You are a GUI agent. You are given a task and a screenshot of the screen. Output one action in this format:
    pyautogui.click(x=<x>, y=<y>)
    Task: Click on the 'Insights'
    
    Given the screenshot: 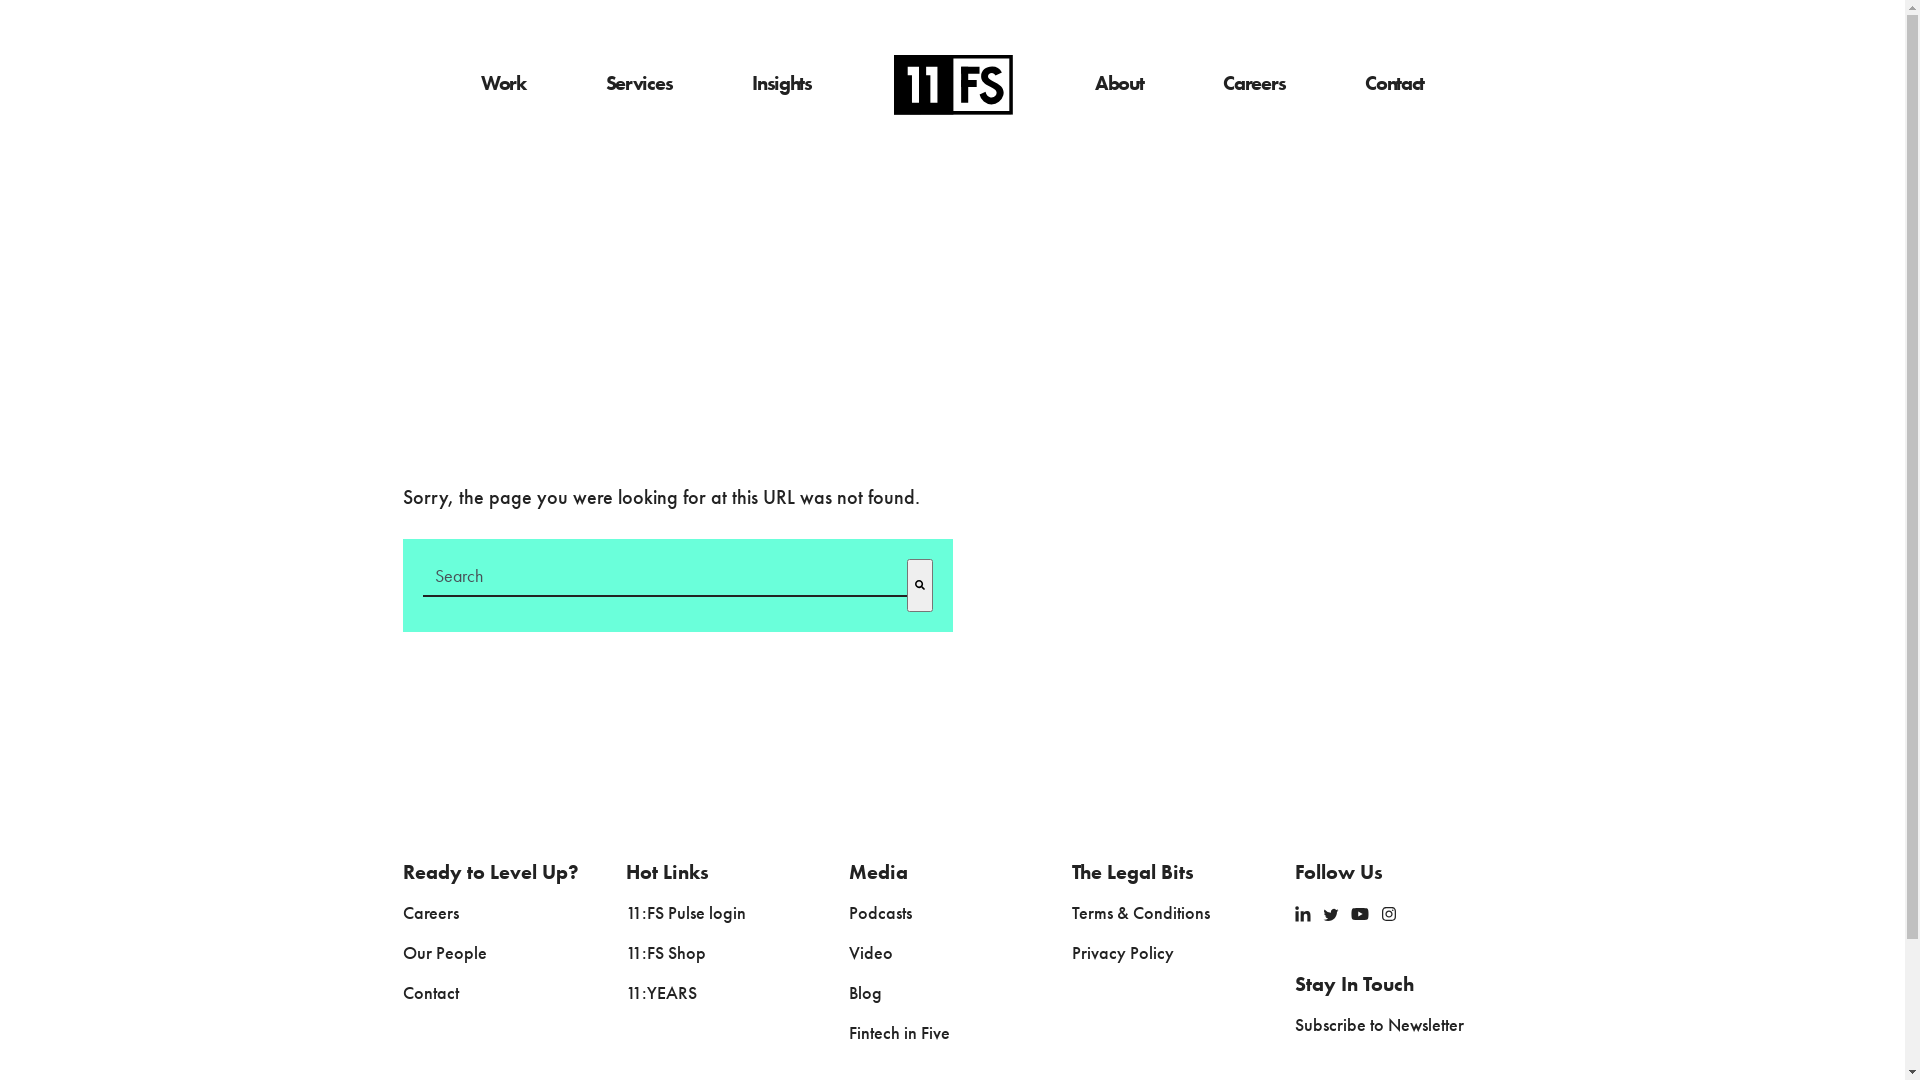 What is the action you would take?
    pyautogui.click(x=781, y=83)
    